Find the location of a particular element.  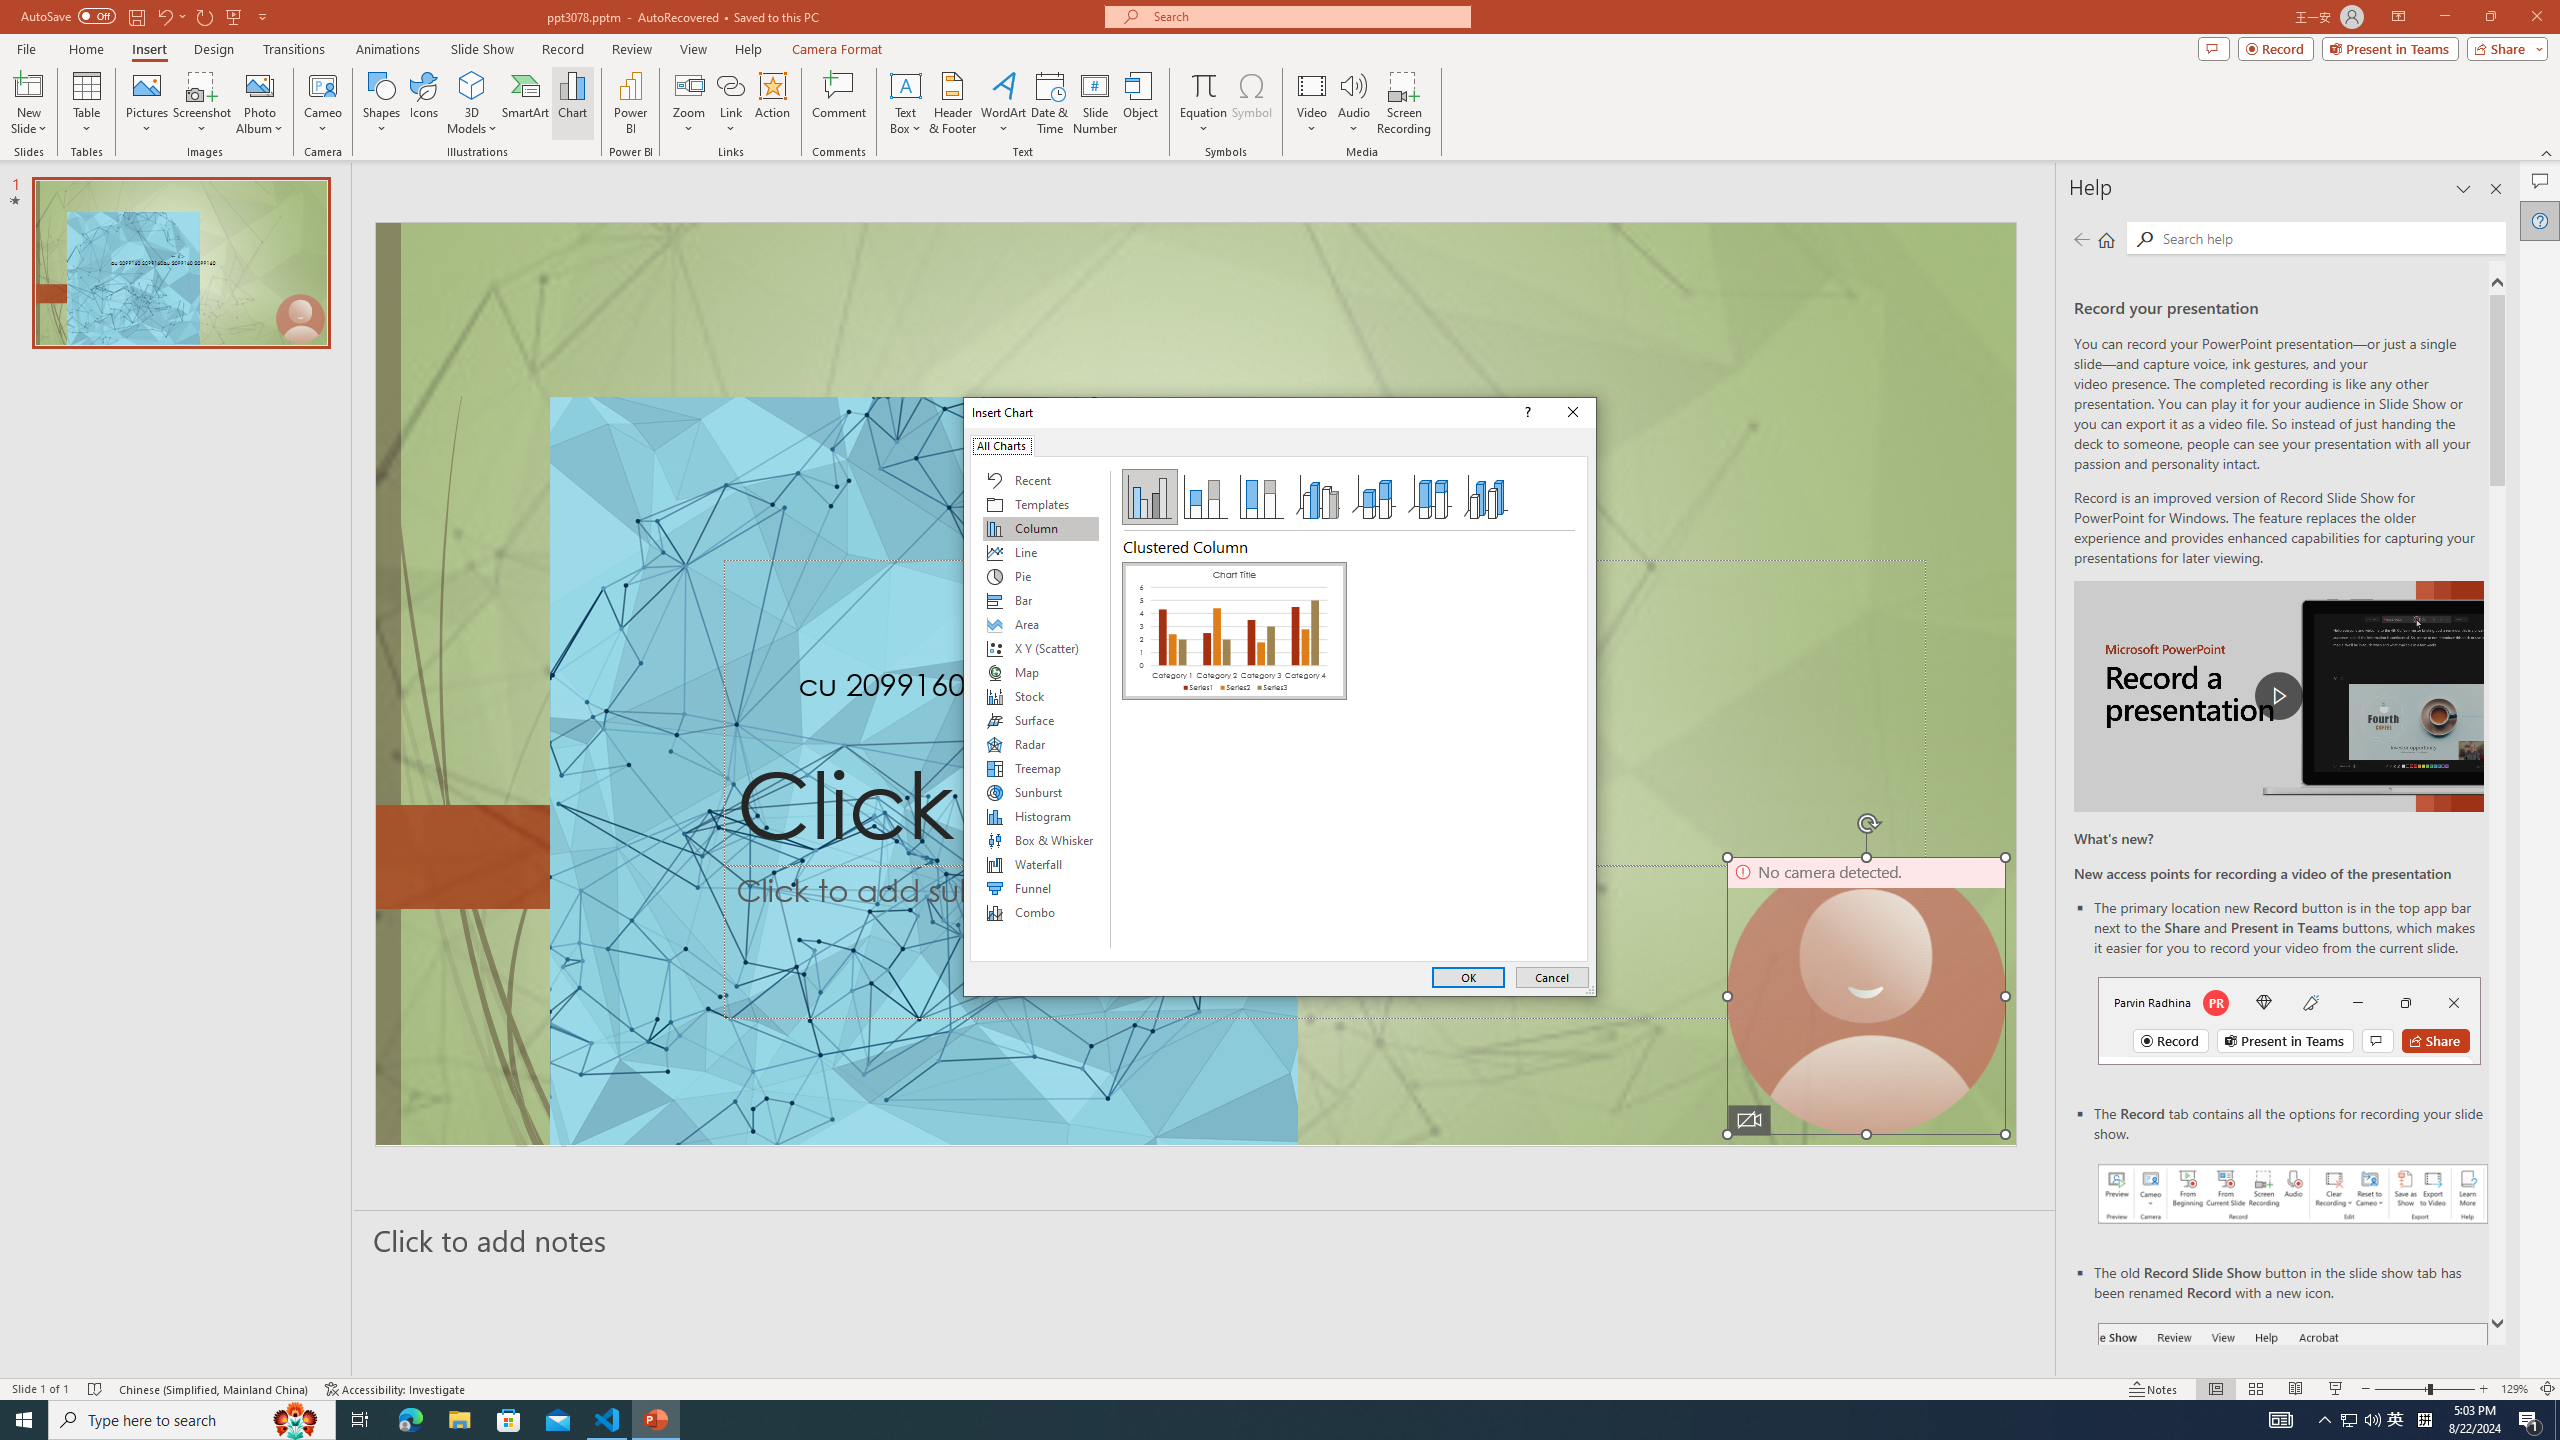

'3-D Stacked Column' is located at coordinates (1373, 497).